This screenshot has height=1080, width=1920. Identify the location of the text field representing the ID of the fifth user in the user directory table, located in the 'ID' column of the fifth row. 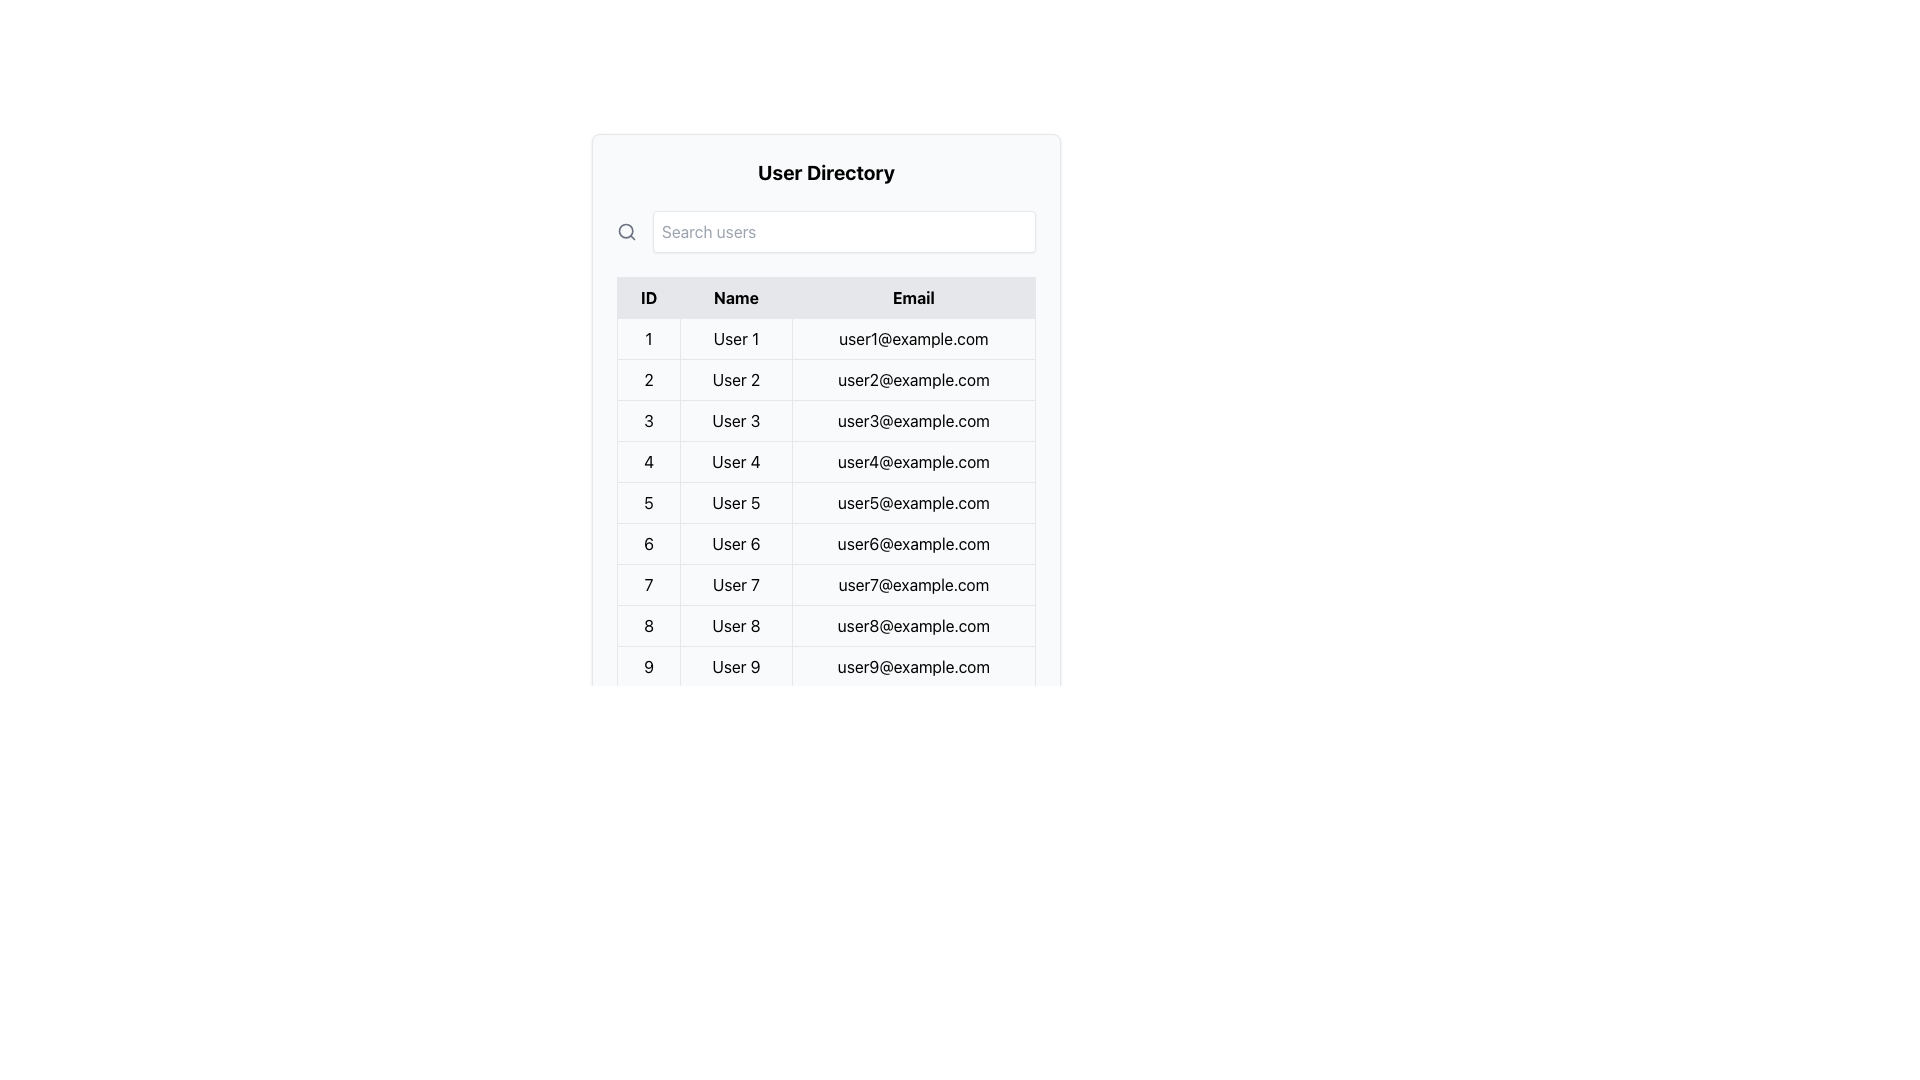
(648, 501).